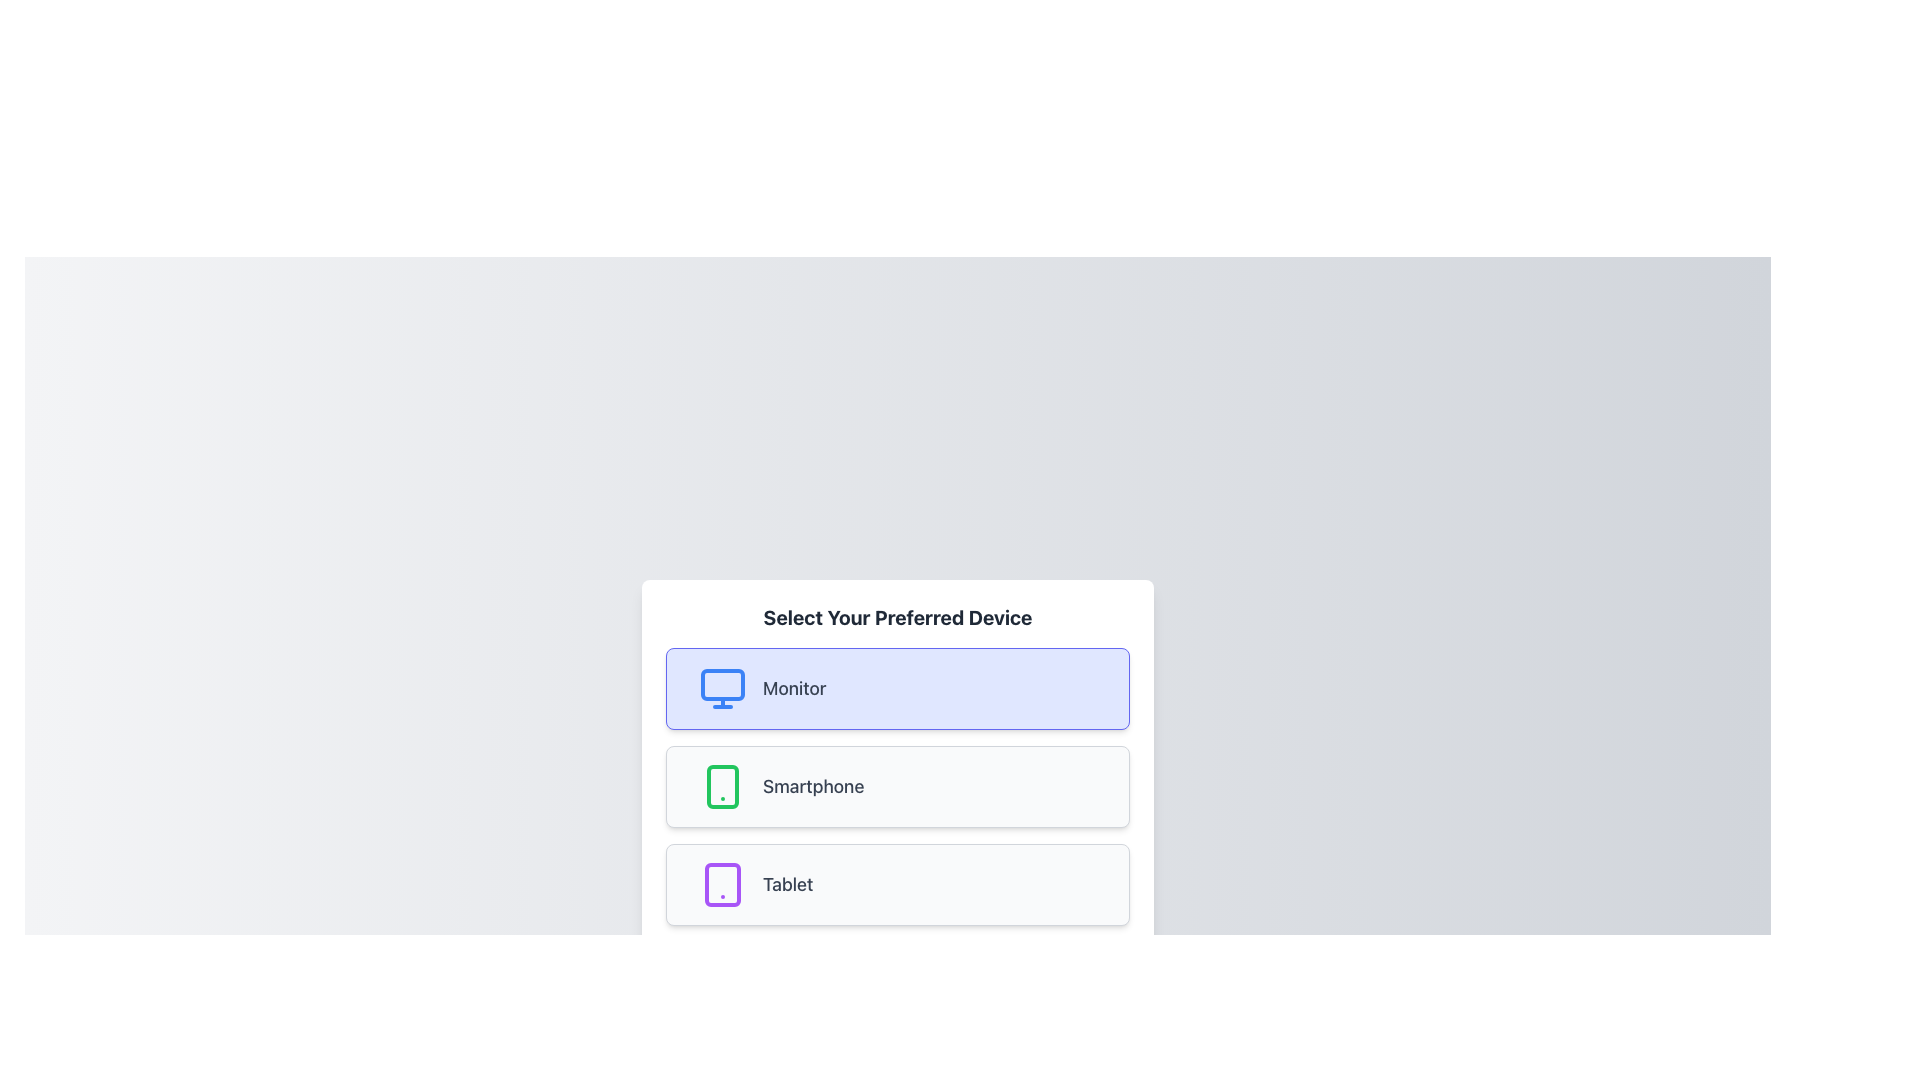 This screenshot has height=1080, width=1920. I want to click on the 'Smartphone' text label, which is centrally positioned in the second card-like option for device selection, located between 'Monitor' and 'Tablet', so click(813, 785).